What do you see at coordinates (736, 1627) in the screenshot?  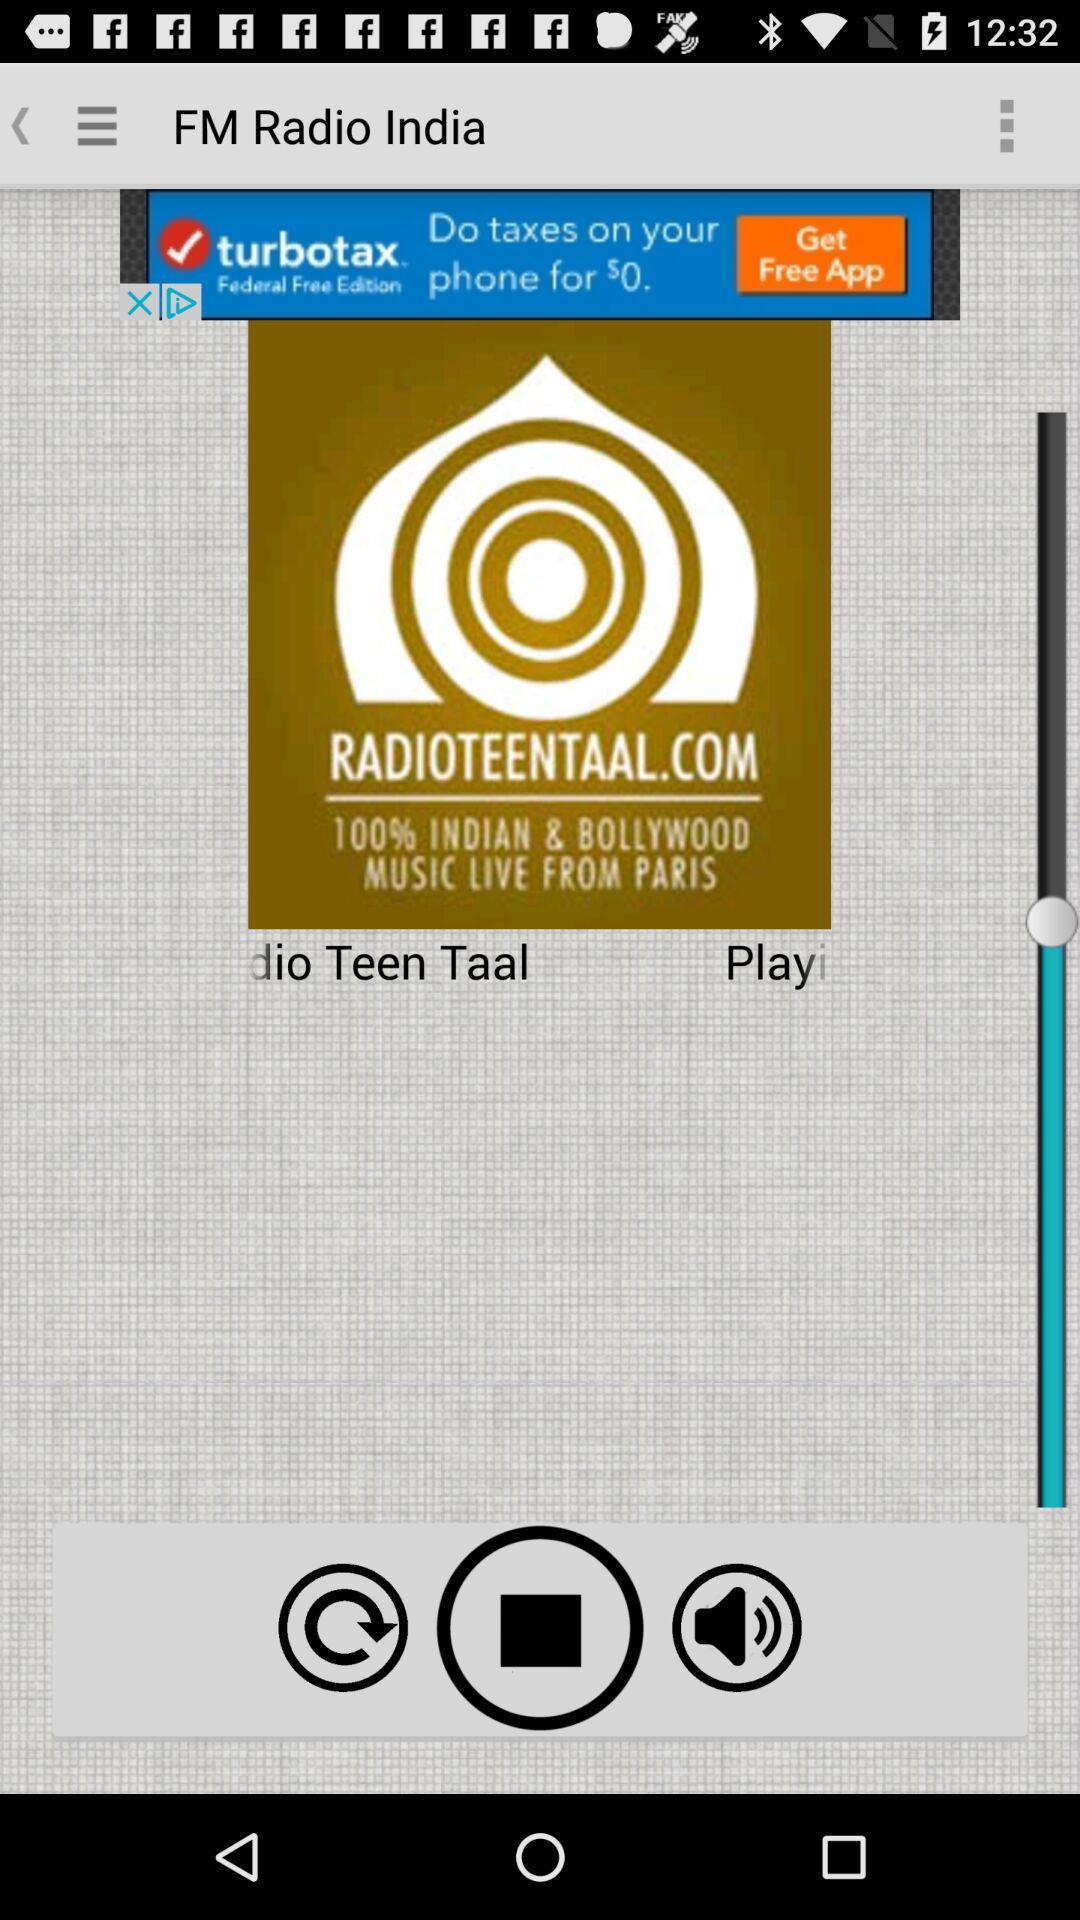 I see `change volume levels` at bounding box center [736, 1627].